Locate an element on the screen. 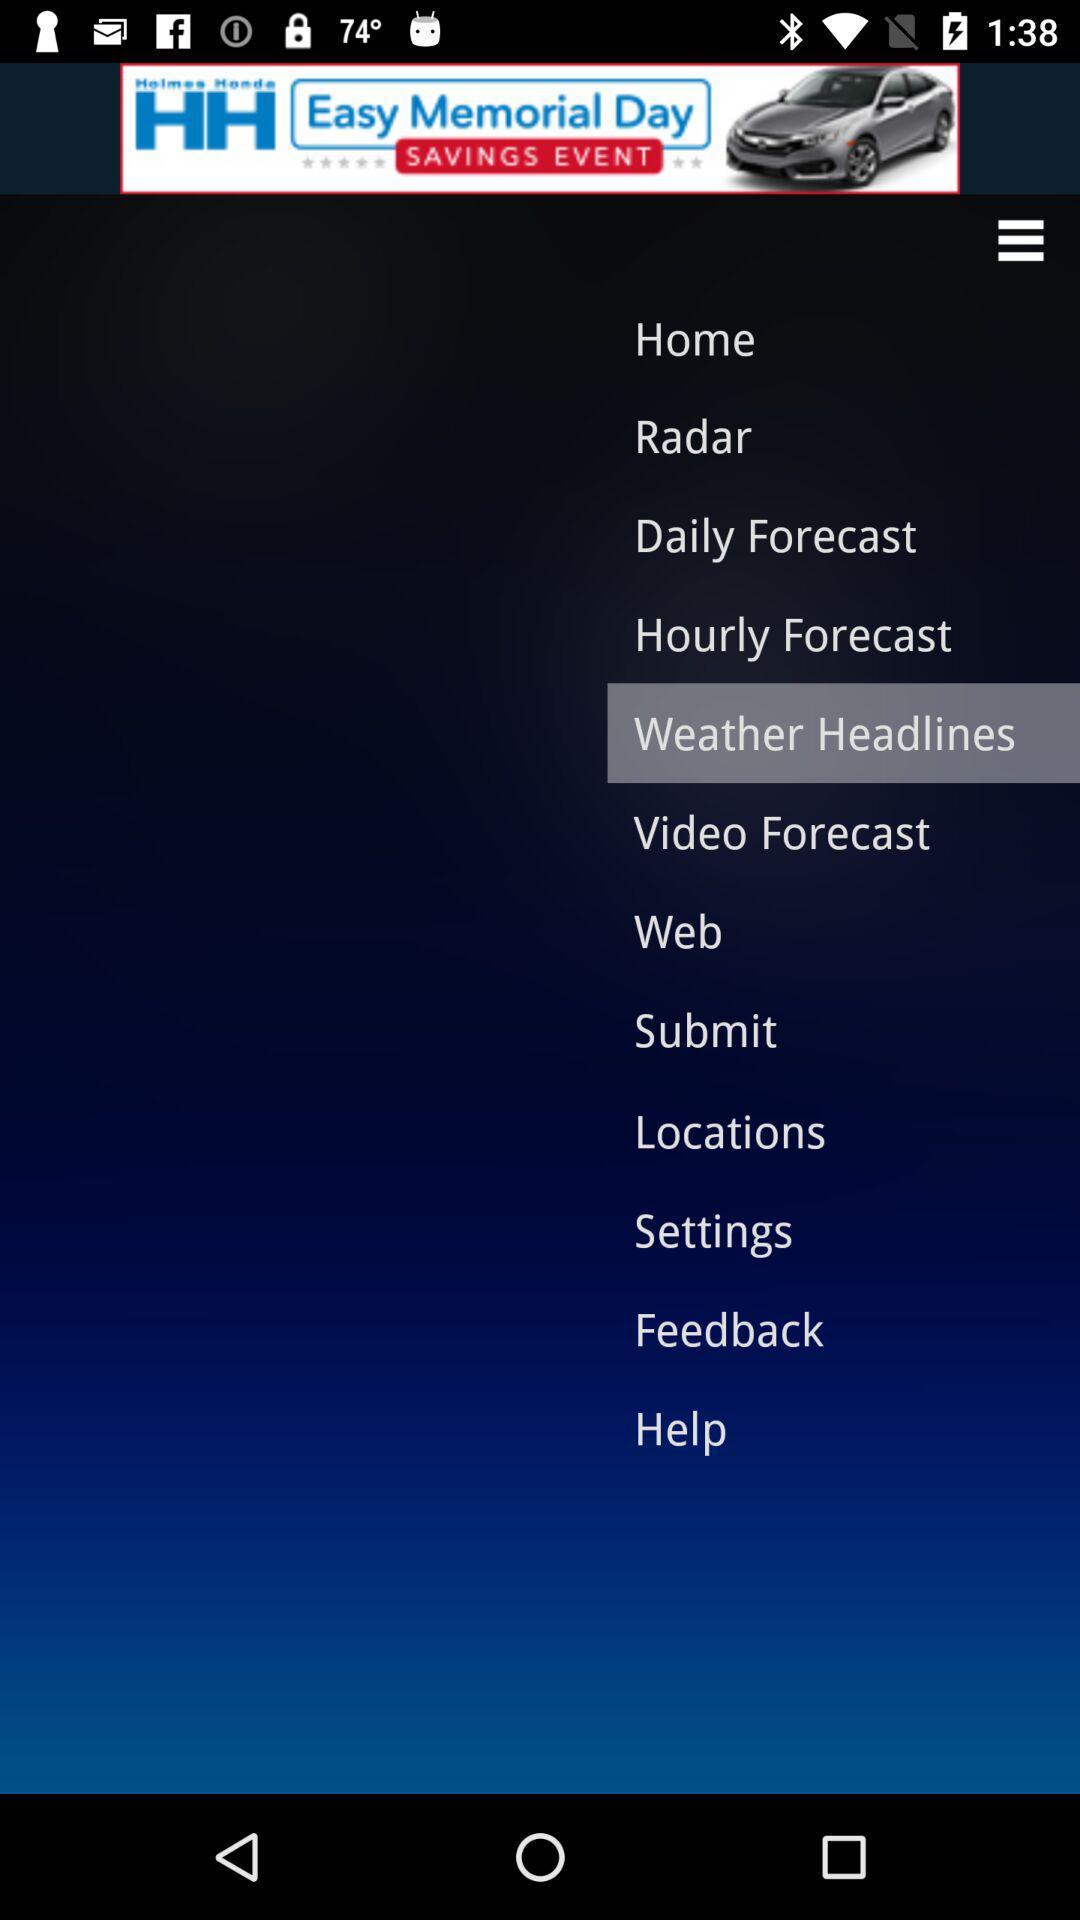 Image resolution: width=1080 pixels, height=1920 pixels. advertisement link is located at coordinates (540, 127).